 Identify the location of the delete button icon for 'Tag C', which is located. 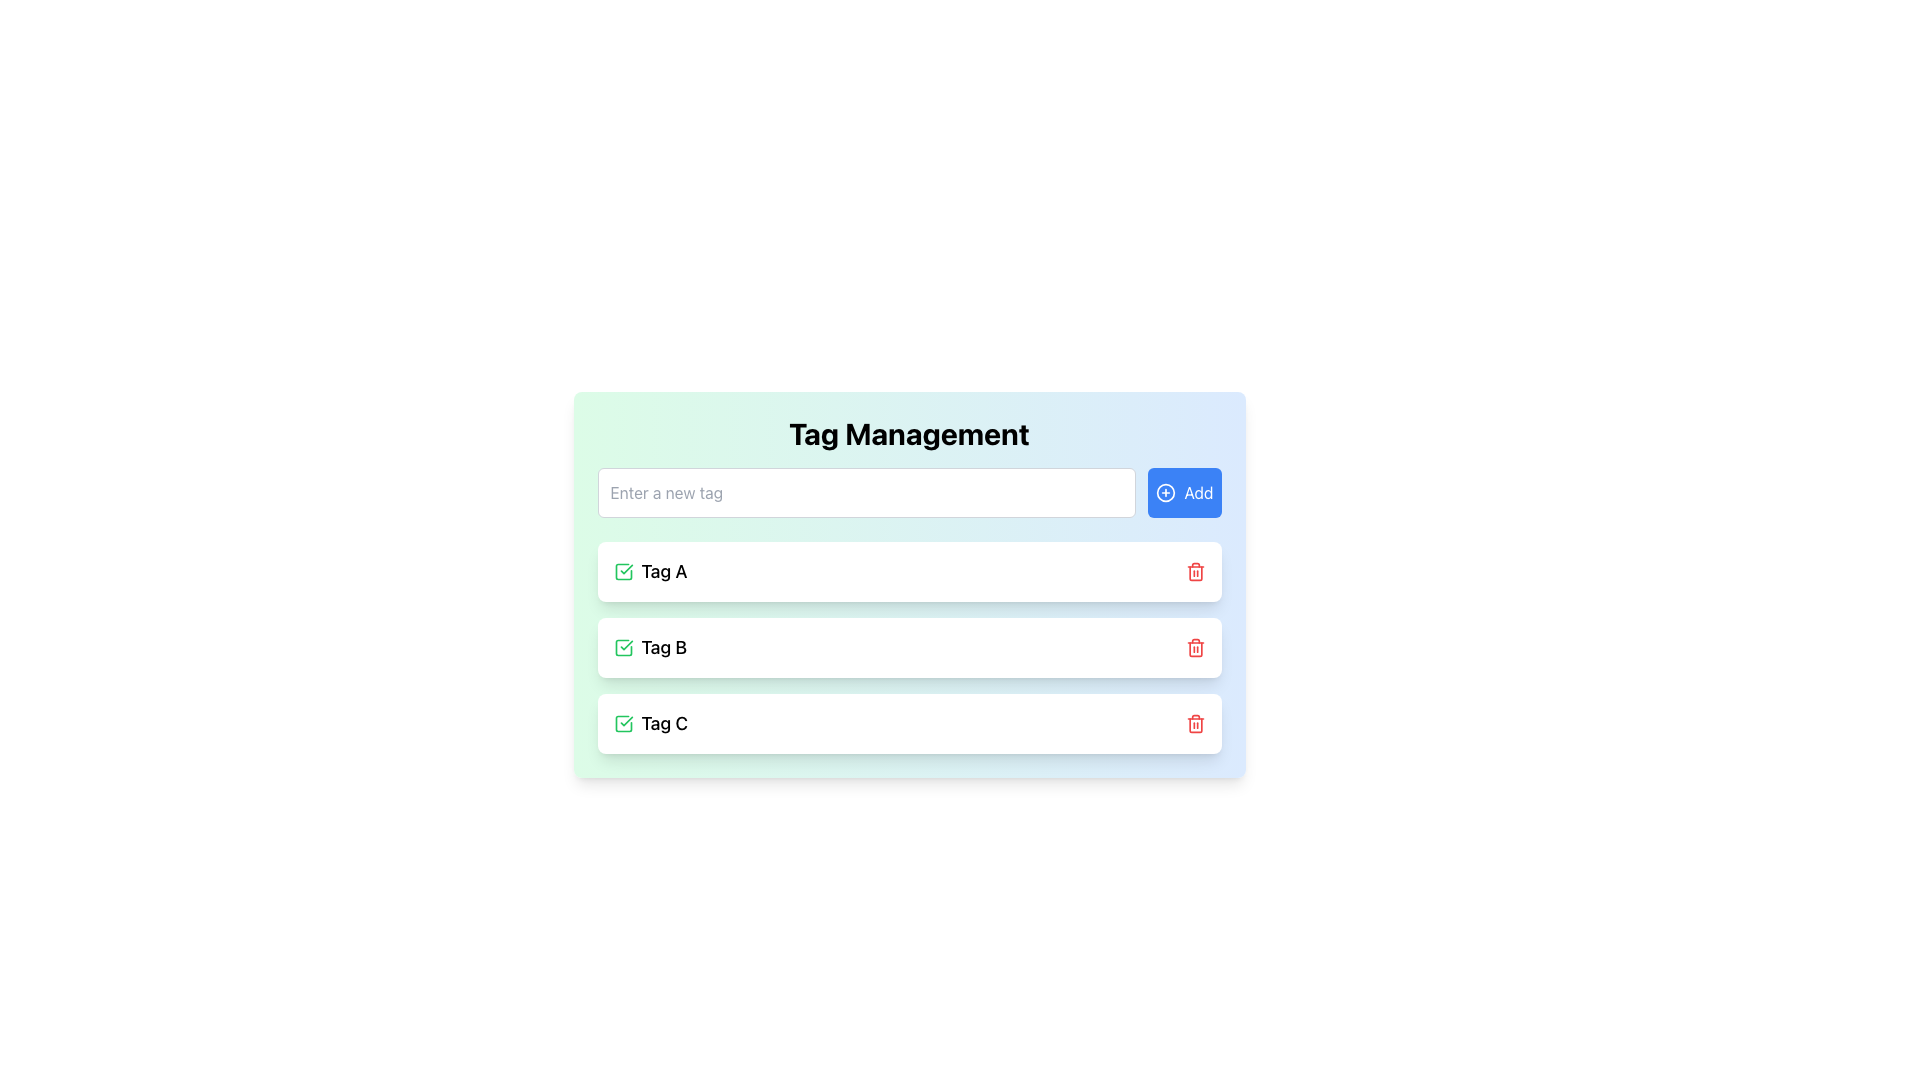
(1195, 724).